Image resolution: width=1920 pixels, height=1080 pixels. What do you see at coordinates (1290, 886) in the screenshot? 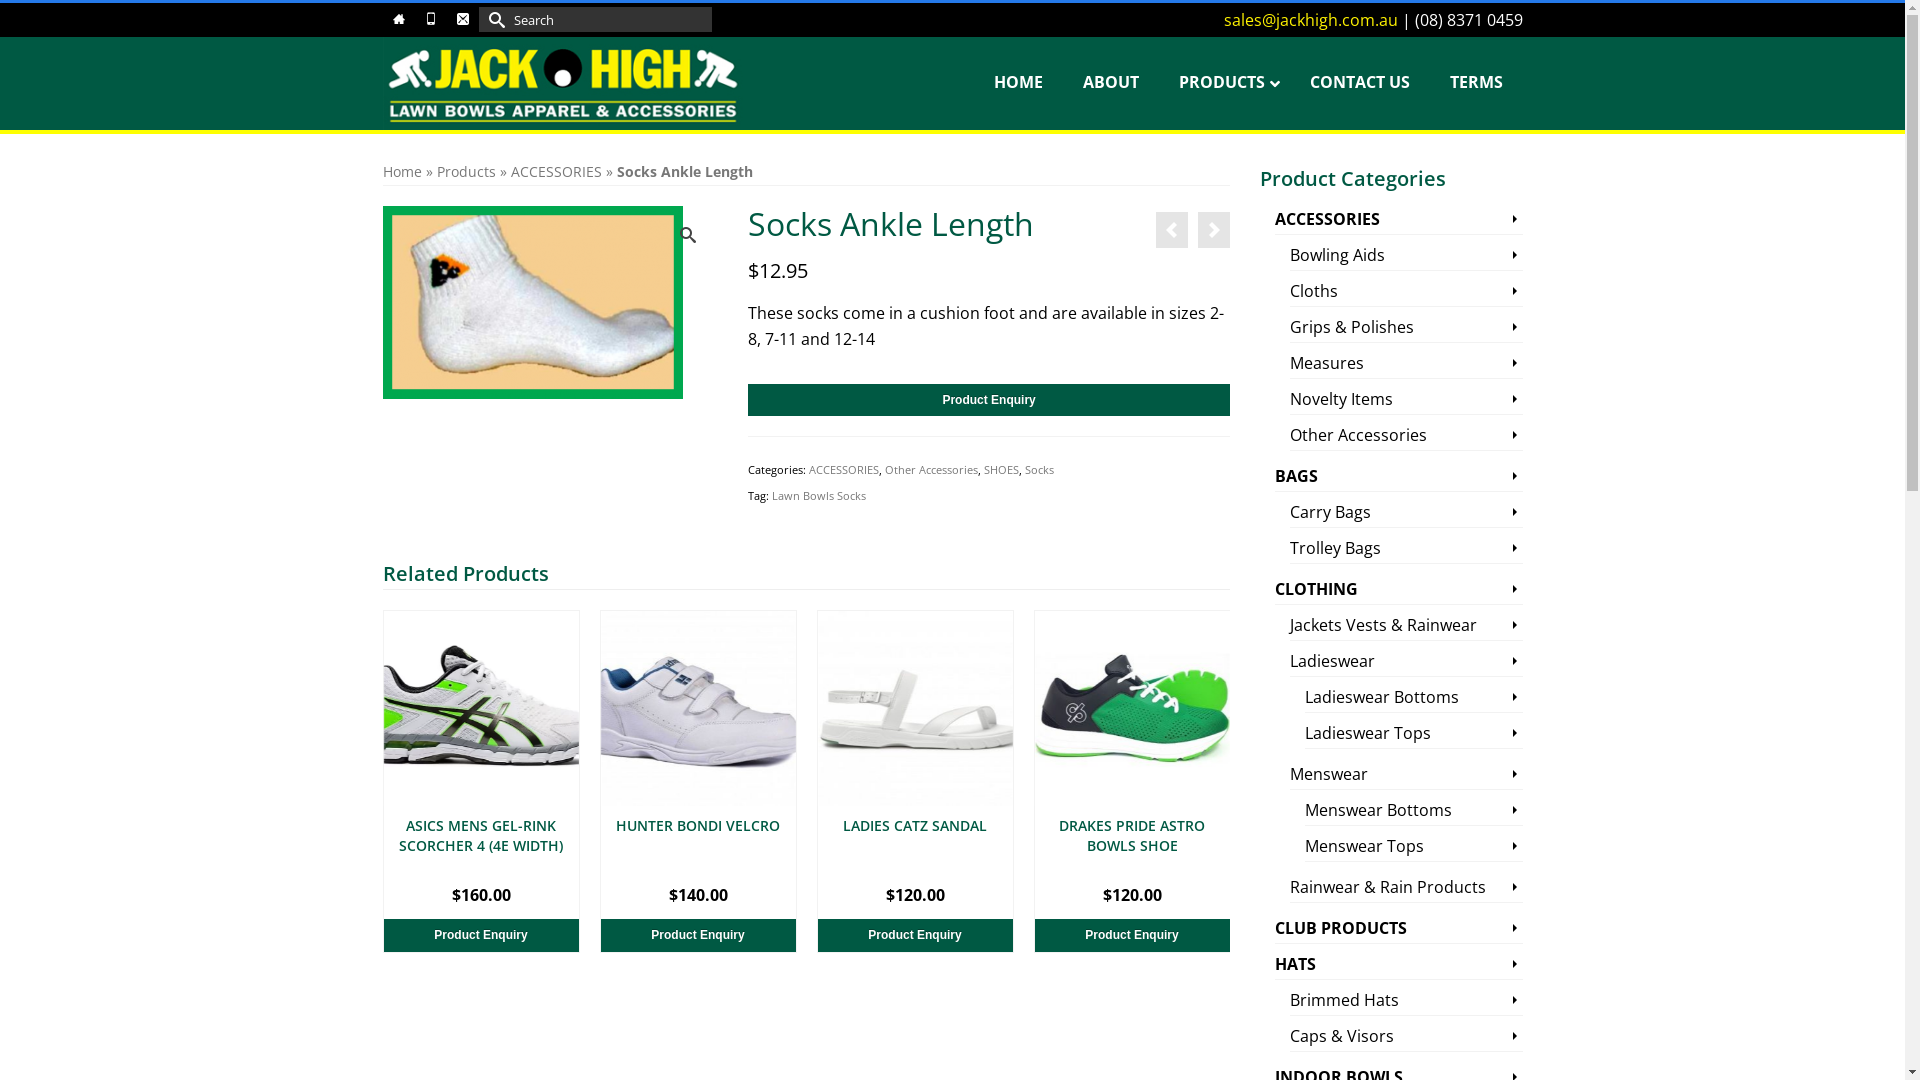
I see `'Rainwear & Rain Products'` at bounding box center [1290, 886].